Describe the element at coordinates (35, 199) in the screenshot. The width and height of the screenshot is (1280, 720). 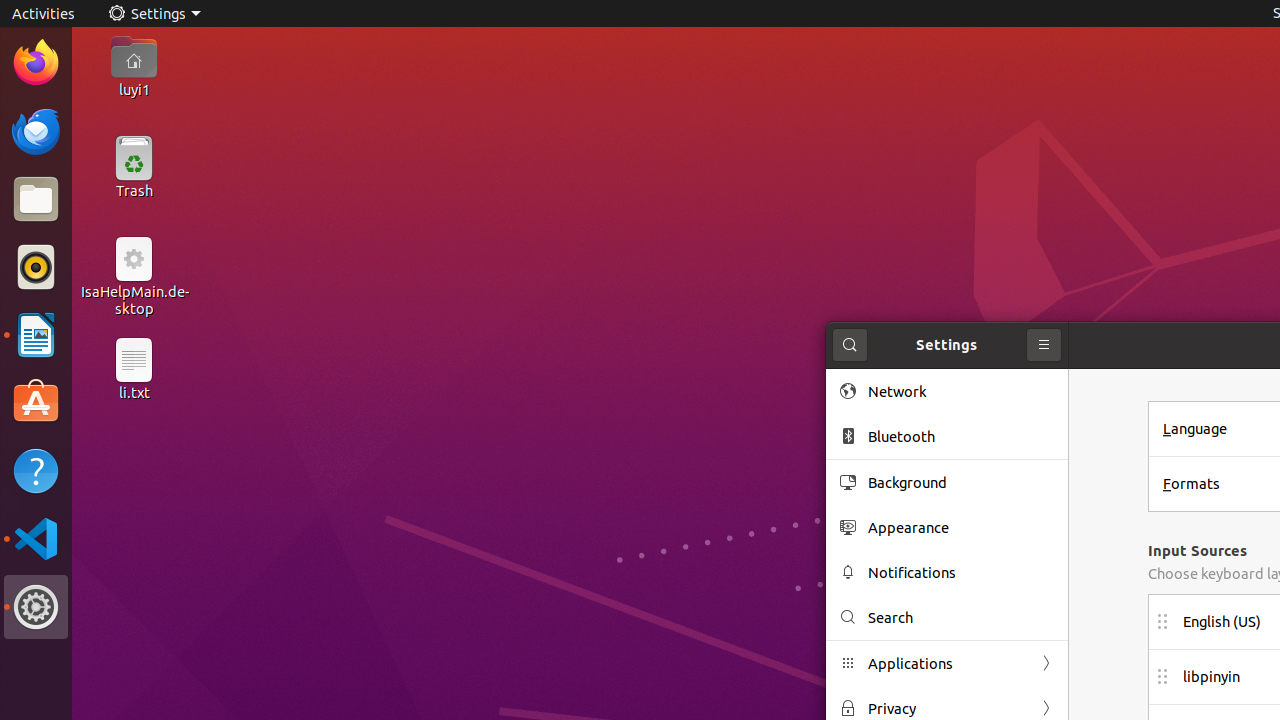
I see `'Files'` at that location.